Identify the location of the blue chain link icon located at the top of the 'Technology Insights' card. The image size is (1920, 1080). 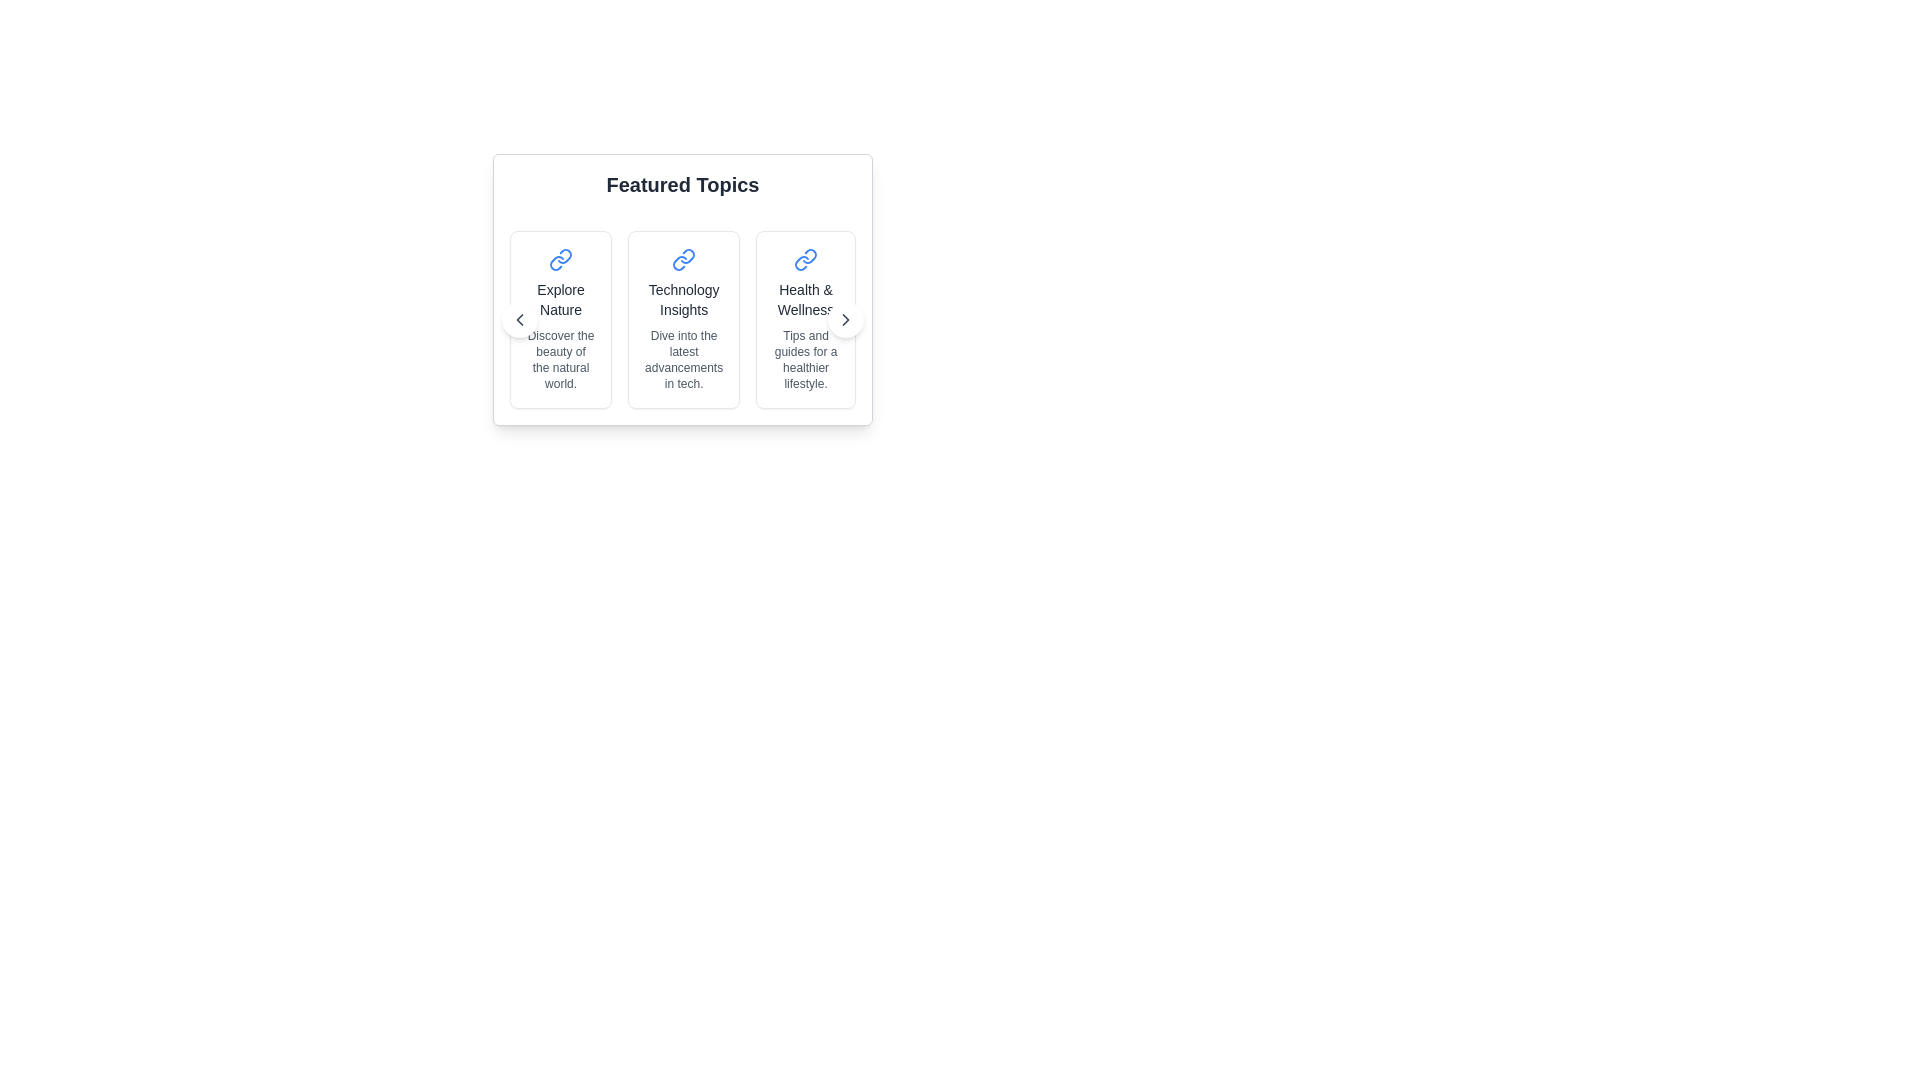
(684, 258).